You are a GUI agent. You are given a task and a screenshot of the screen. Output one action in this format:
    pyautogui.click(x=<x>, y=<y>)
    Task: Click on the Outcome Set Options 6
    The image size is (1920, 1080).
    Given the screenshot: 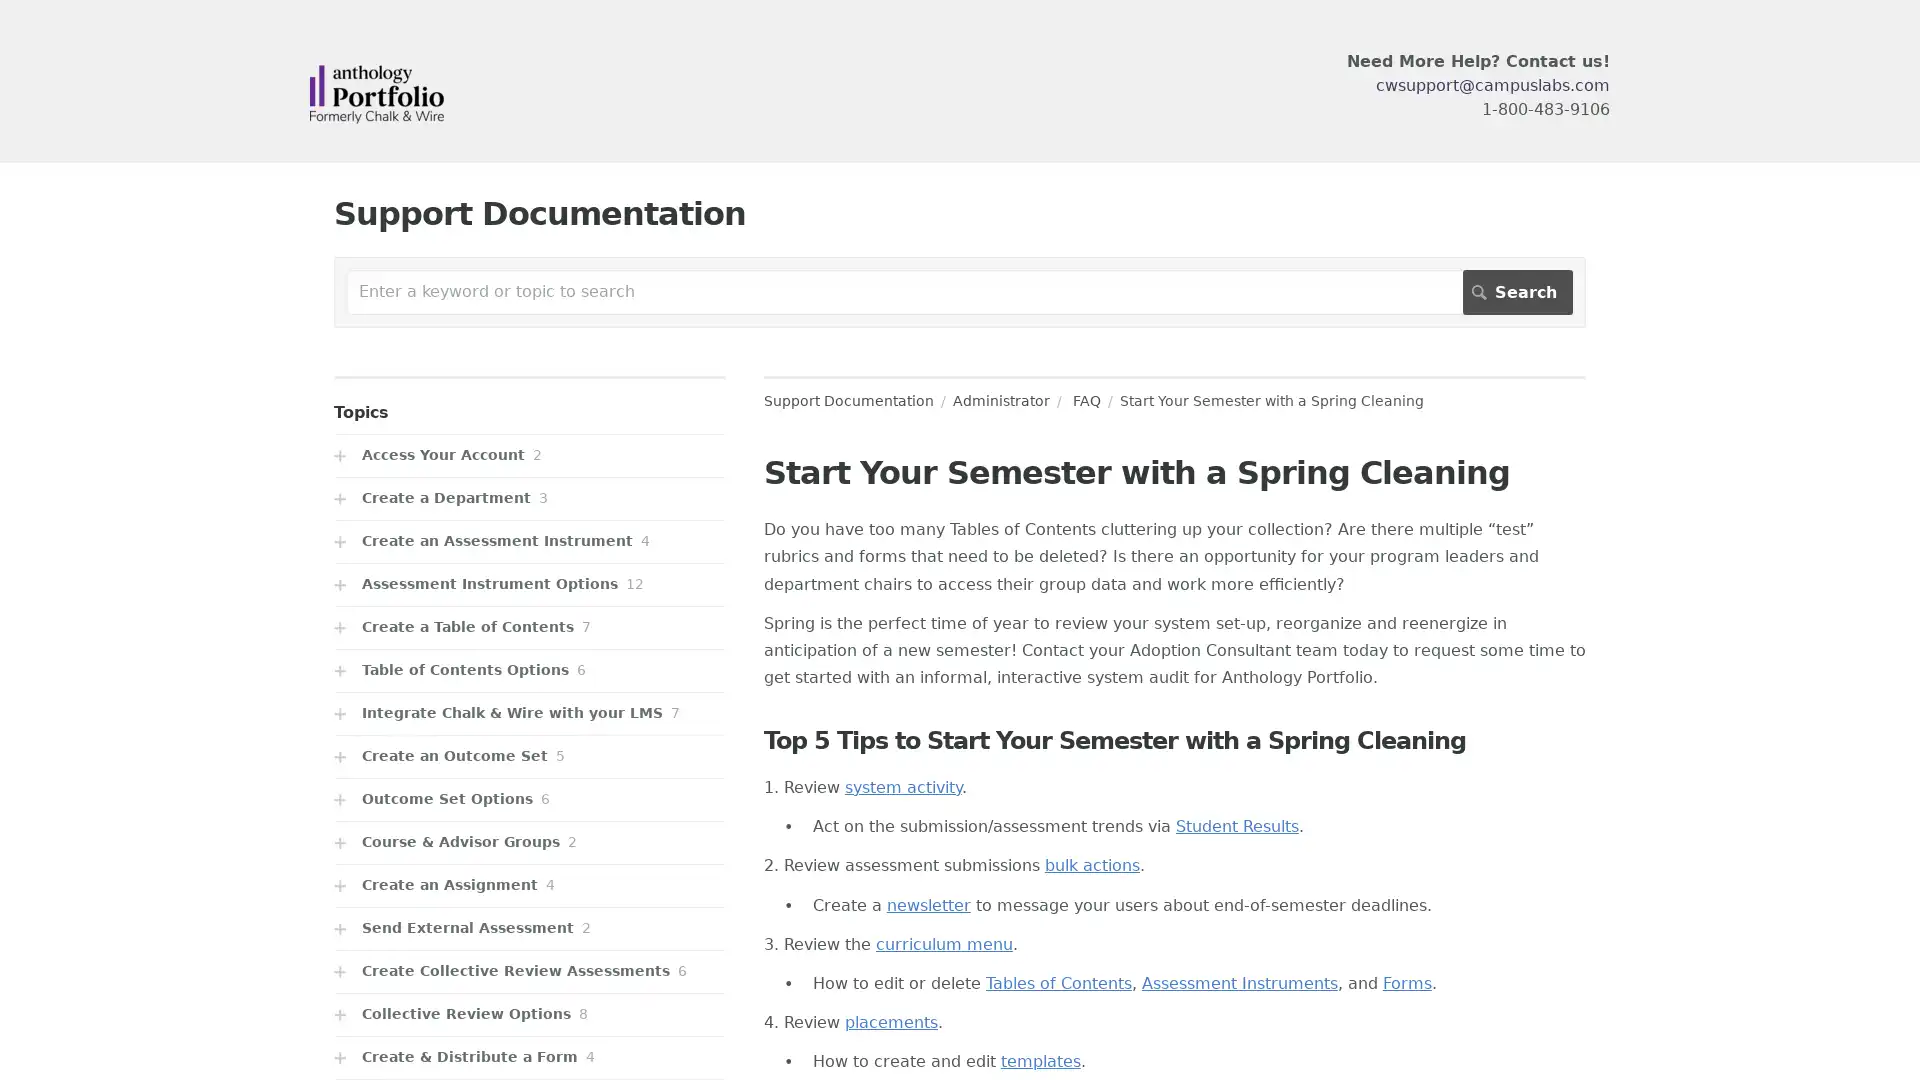 What is the action you would take?
    pyautogui.click(x=529, y=798)
    